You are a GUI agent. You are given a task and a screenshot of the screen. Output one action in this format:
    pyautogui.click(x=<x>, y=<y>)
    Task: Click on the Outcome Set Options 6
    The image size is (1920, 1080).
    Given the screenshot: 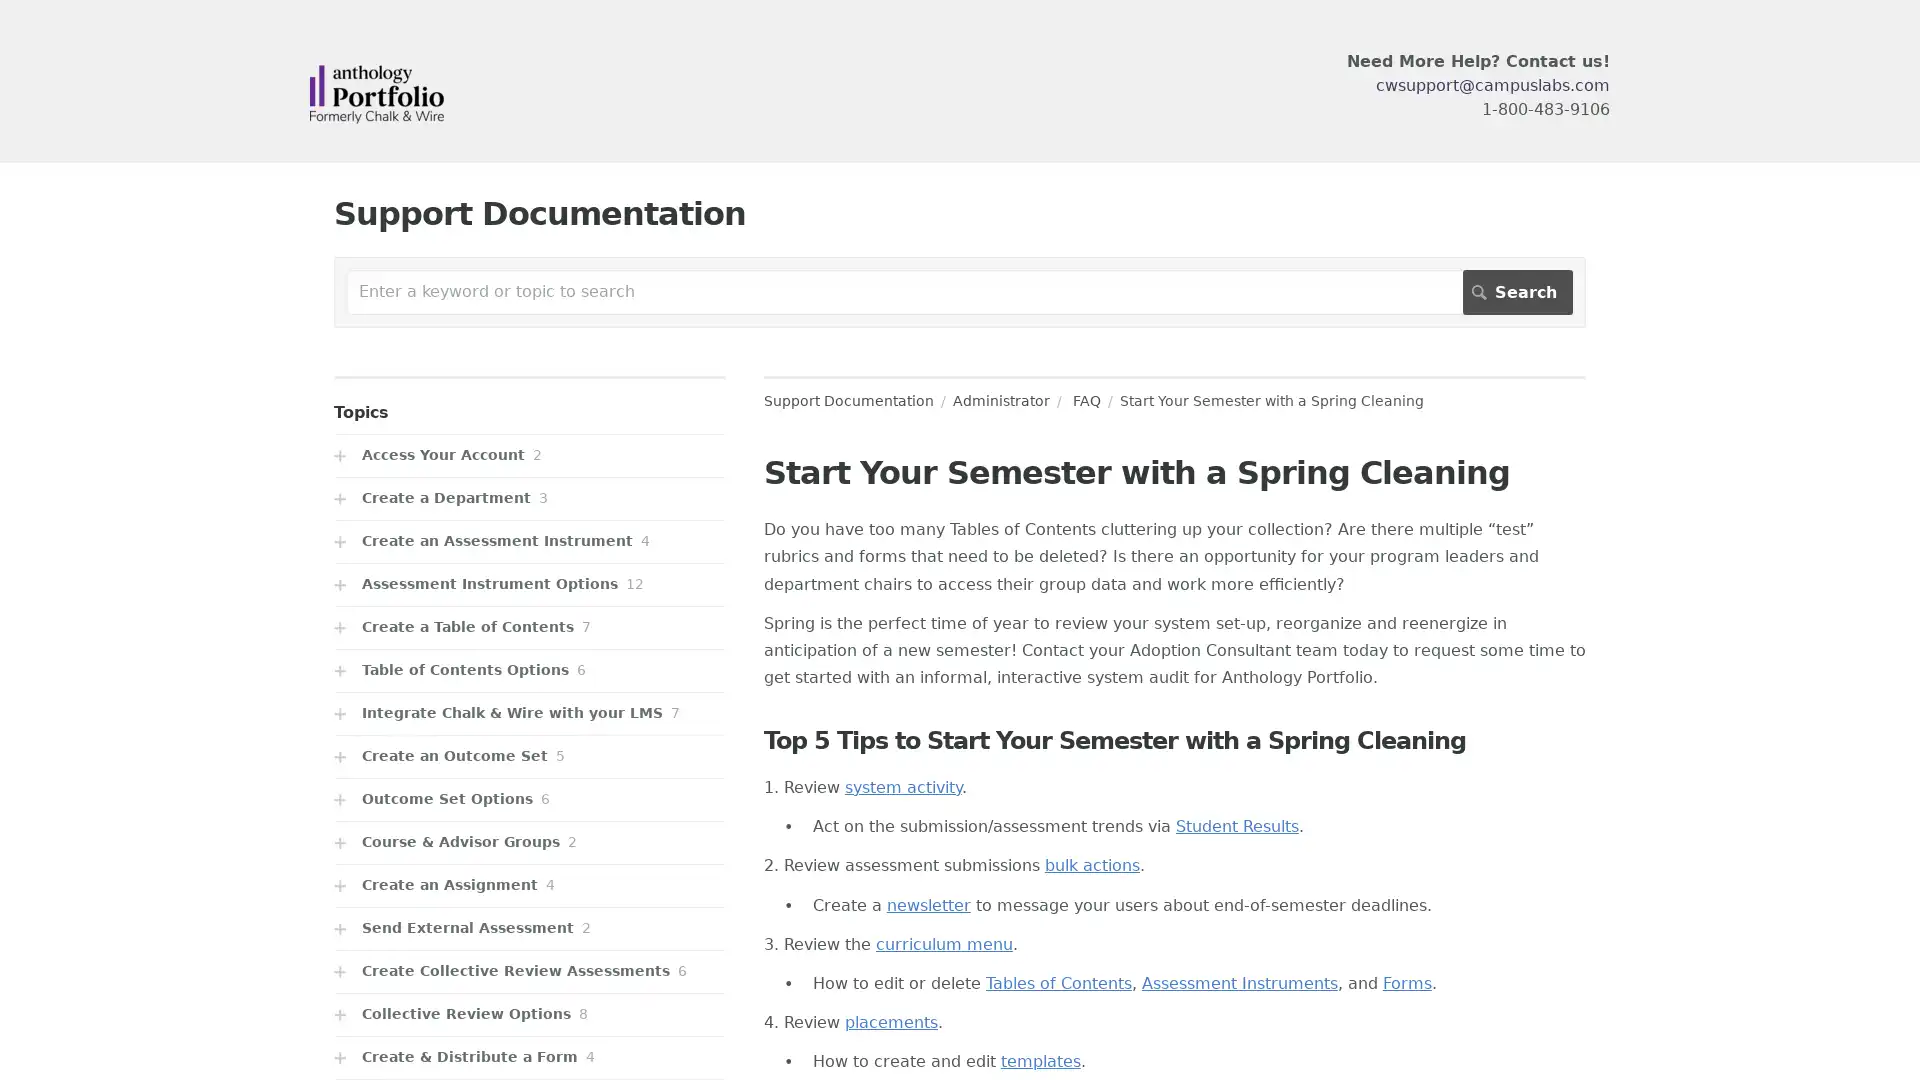 What is the action you would take?
    pyautogui.click(x=529, y=798)
    